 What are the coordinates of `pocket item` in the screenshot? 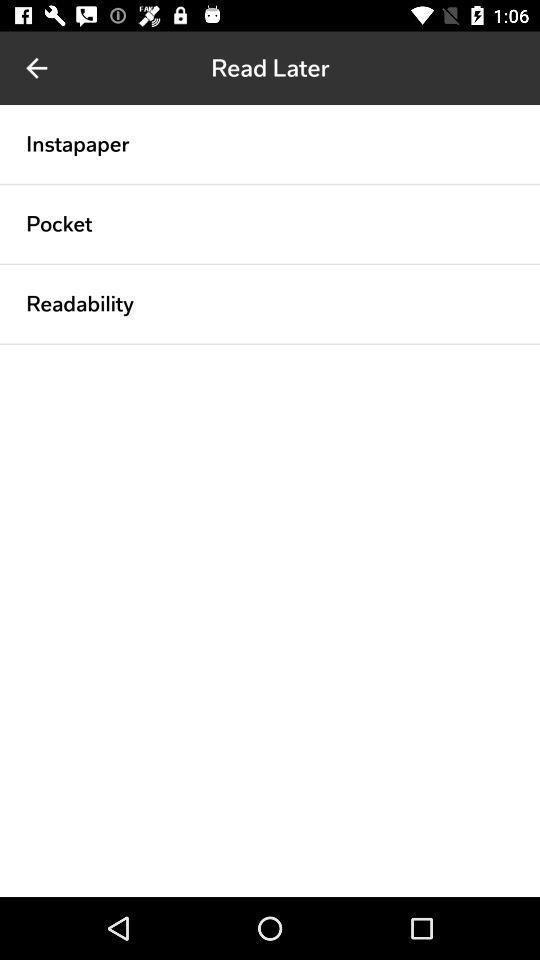 It's located at (59, 224).